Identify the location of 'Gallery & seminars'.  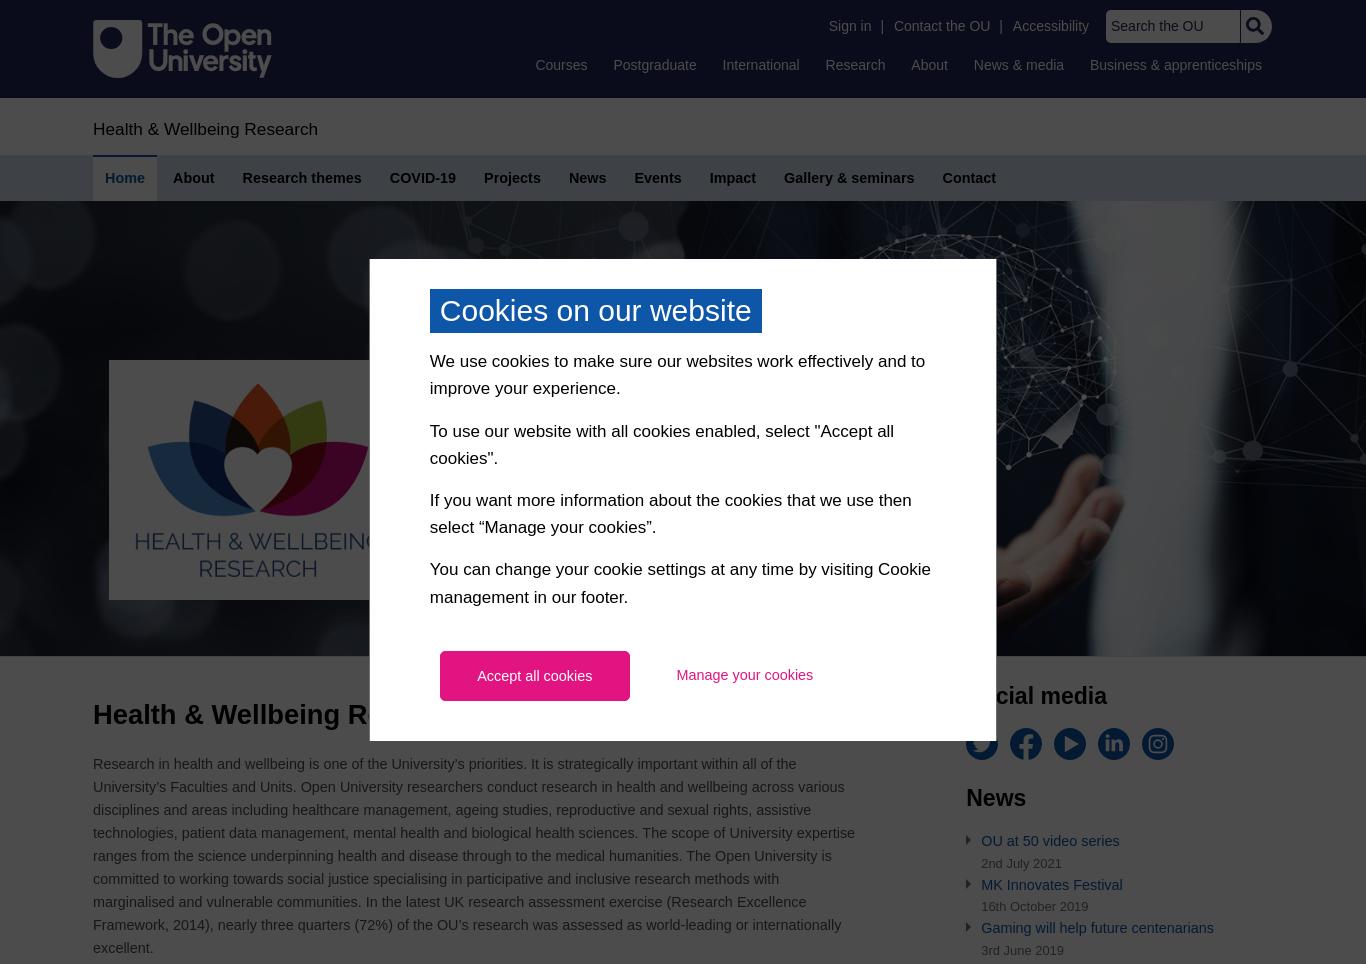
(847, 176).